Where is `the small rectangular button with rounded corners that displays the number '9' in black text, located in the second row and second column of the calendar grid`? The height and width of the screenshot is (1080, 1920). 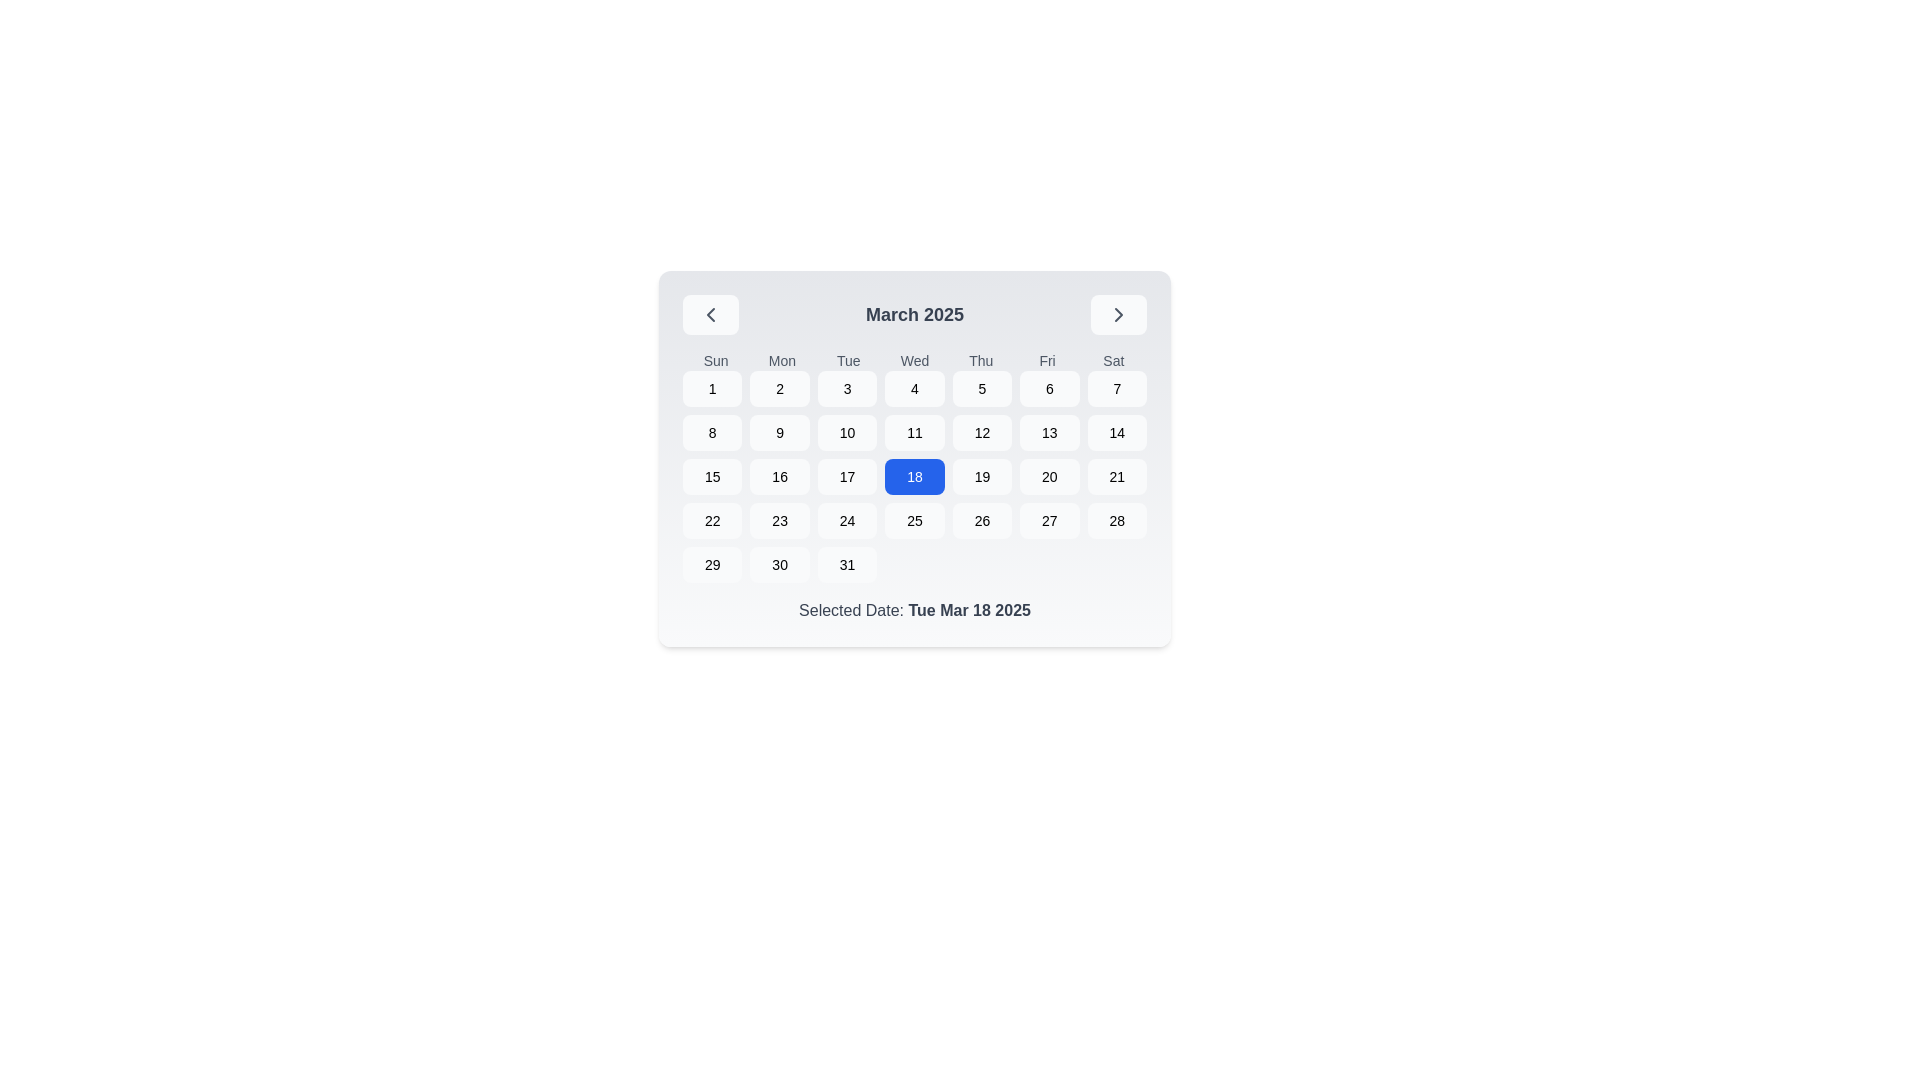
the small rectangular button with rounded corners that displays the number '9' in black text, located in the second row and second column of the calendar grid is located at coordinates (779, 431).